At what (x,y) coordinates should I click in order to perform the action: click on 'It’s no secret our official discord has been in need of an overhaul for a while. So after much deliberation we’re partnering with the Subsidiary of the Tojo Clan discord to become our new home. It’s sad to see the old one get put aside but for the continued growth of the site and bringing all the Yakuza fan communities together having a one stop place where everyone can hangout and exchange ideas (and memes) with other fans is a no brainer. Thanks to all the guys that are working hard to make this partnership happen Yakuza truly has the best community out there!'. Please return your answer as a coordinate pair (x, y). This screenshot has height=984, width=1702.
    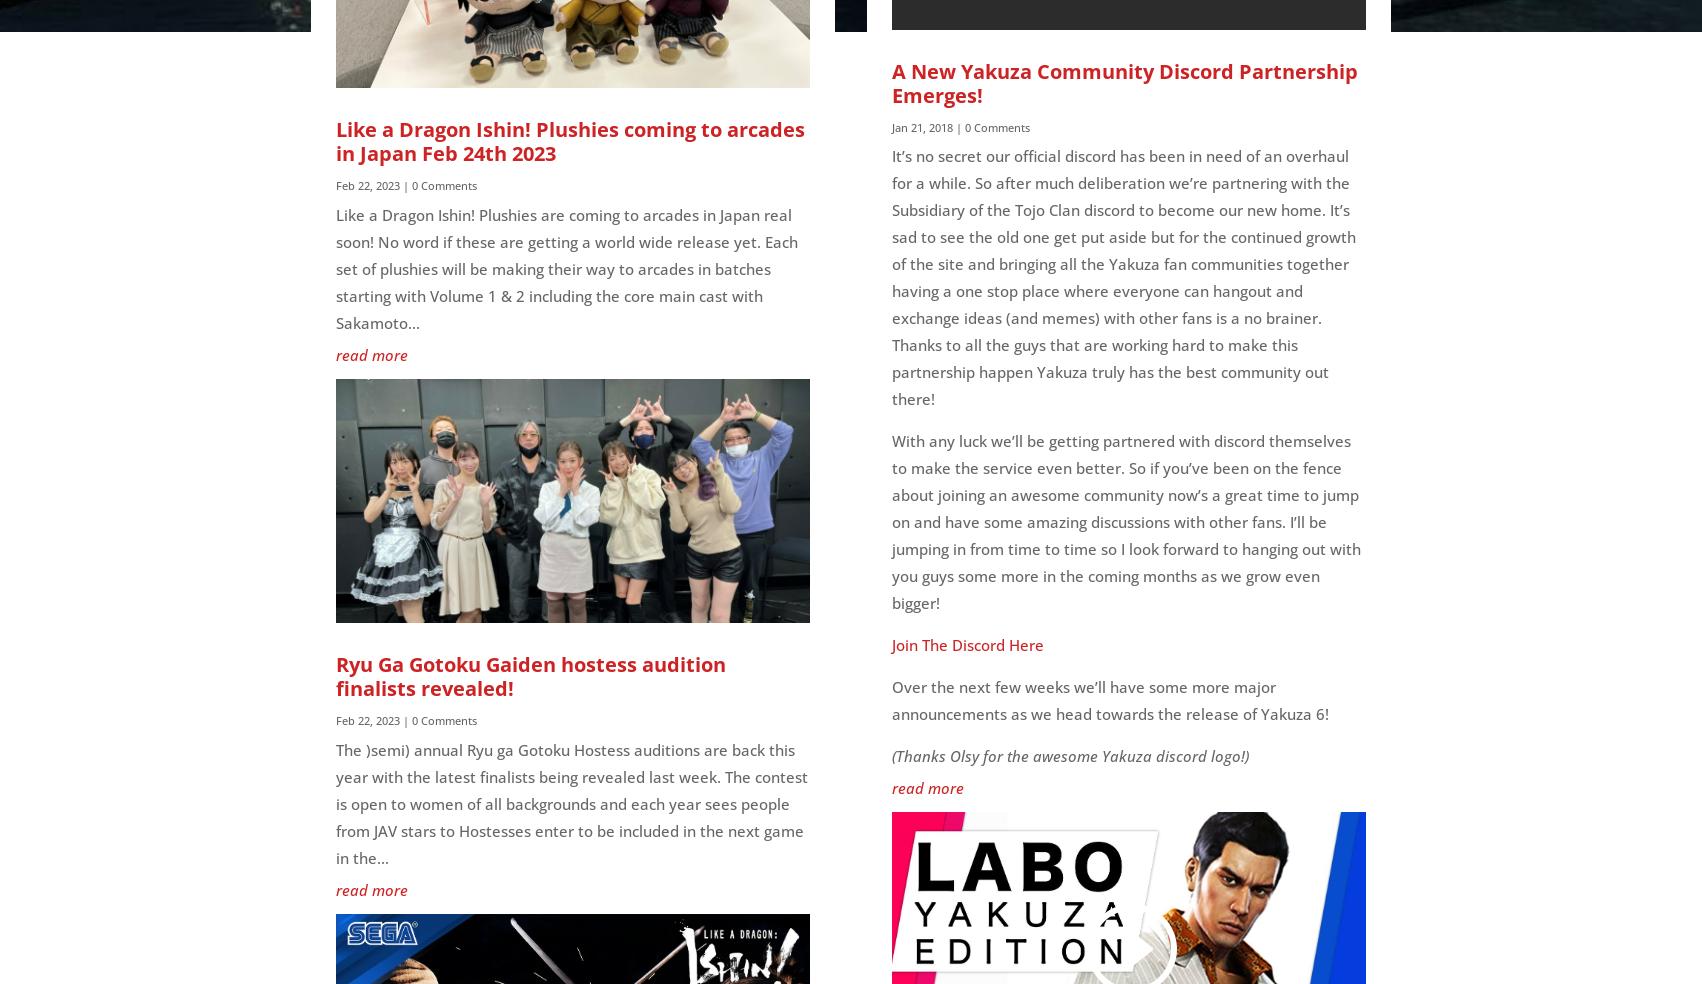
    Looking at the image, I should click on (1123, 276).